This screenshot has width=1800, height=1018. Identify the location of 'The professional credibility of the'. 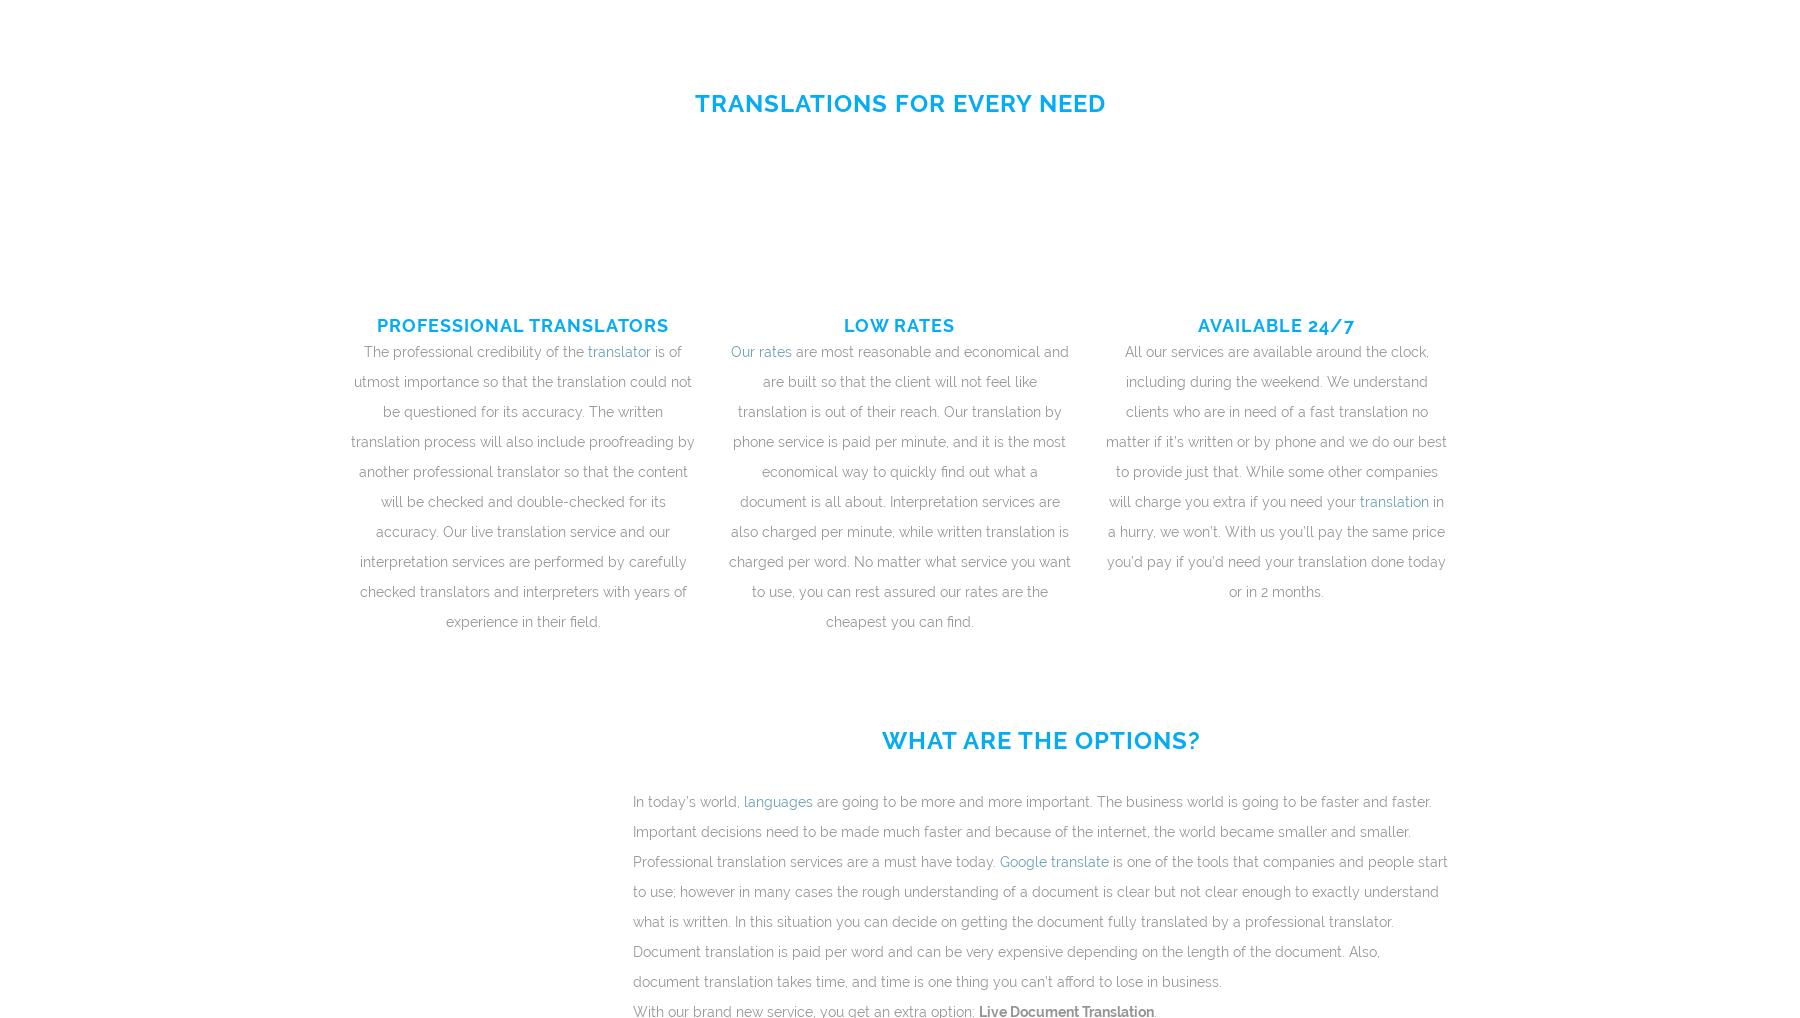
(472, 351).